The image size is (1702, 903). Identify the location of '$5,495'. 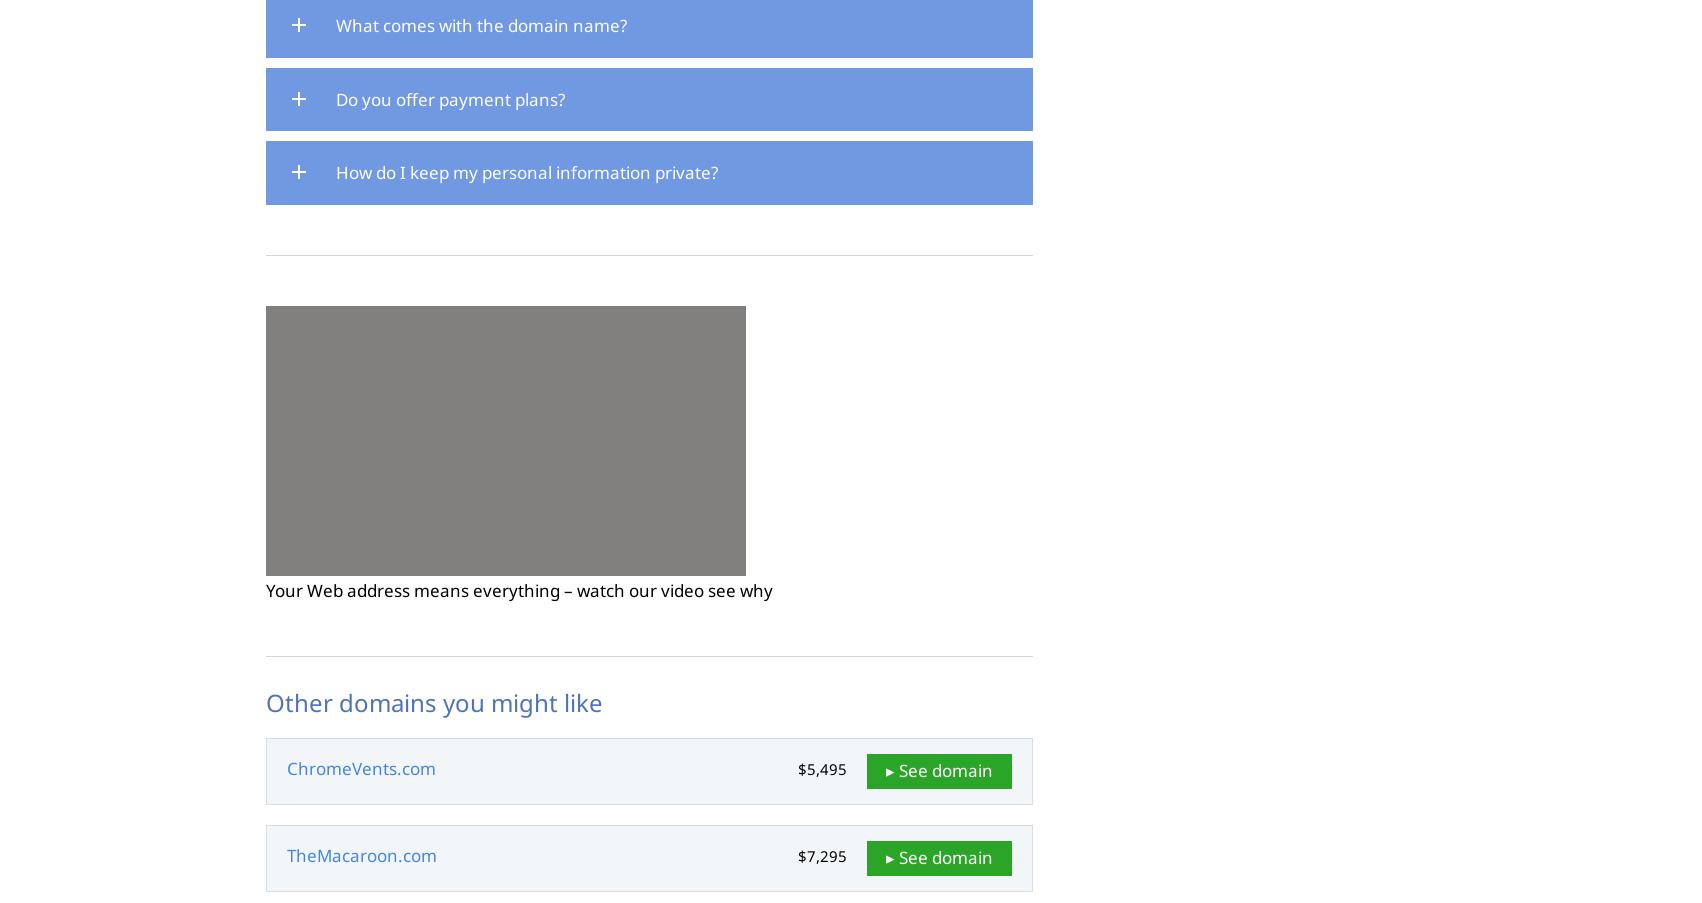
(821, 768).